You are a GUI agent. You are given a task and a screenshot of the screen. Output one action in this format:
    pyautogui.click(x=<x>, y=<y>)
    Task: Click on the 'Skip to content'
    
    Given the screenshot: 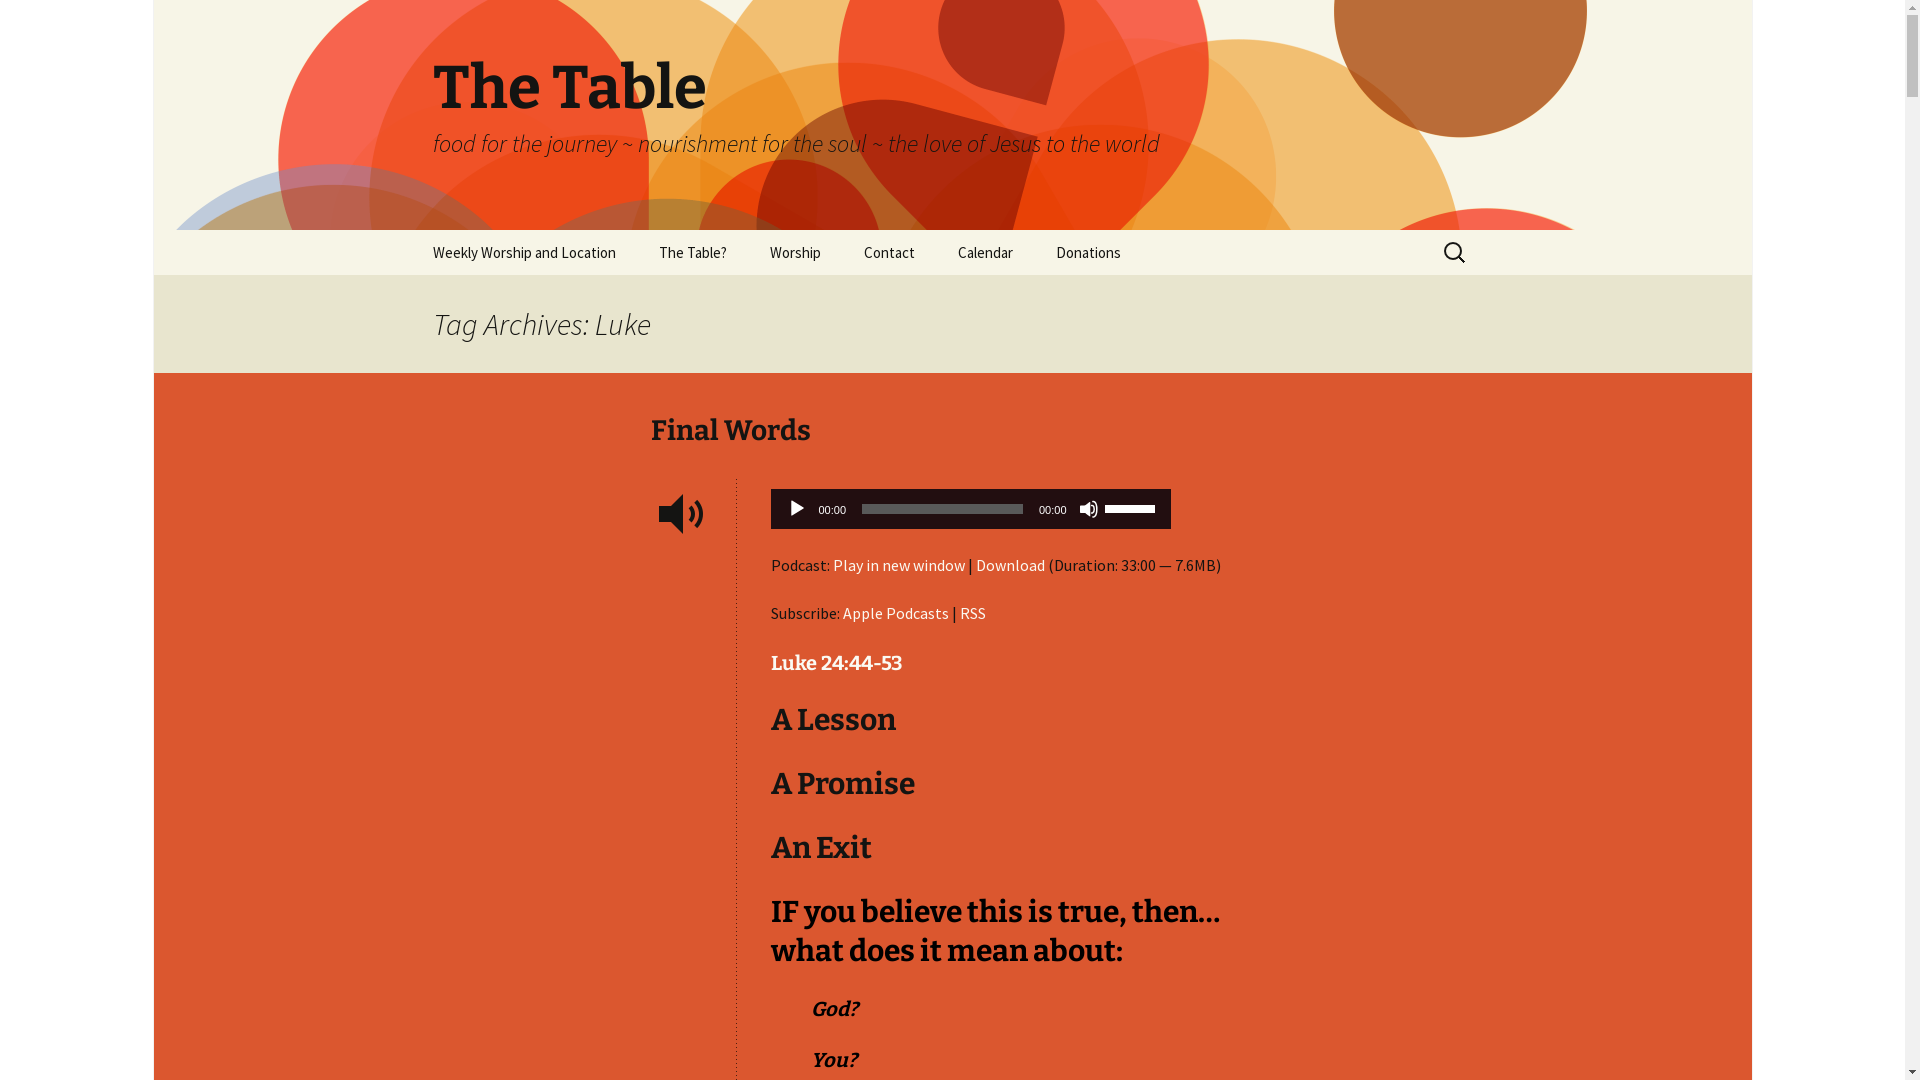 What is the action you would take?
    pyautogui.click(x=411, y=228)
    